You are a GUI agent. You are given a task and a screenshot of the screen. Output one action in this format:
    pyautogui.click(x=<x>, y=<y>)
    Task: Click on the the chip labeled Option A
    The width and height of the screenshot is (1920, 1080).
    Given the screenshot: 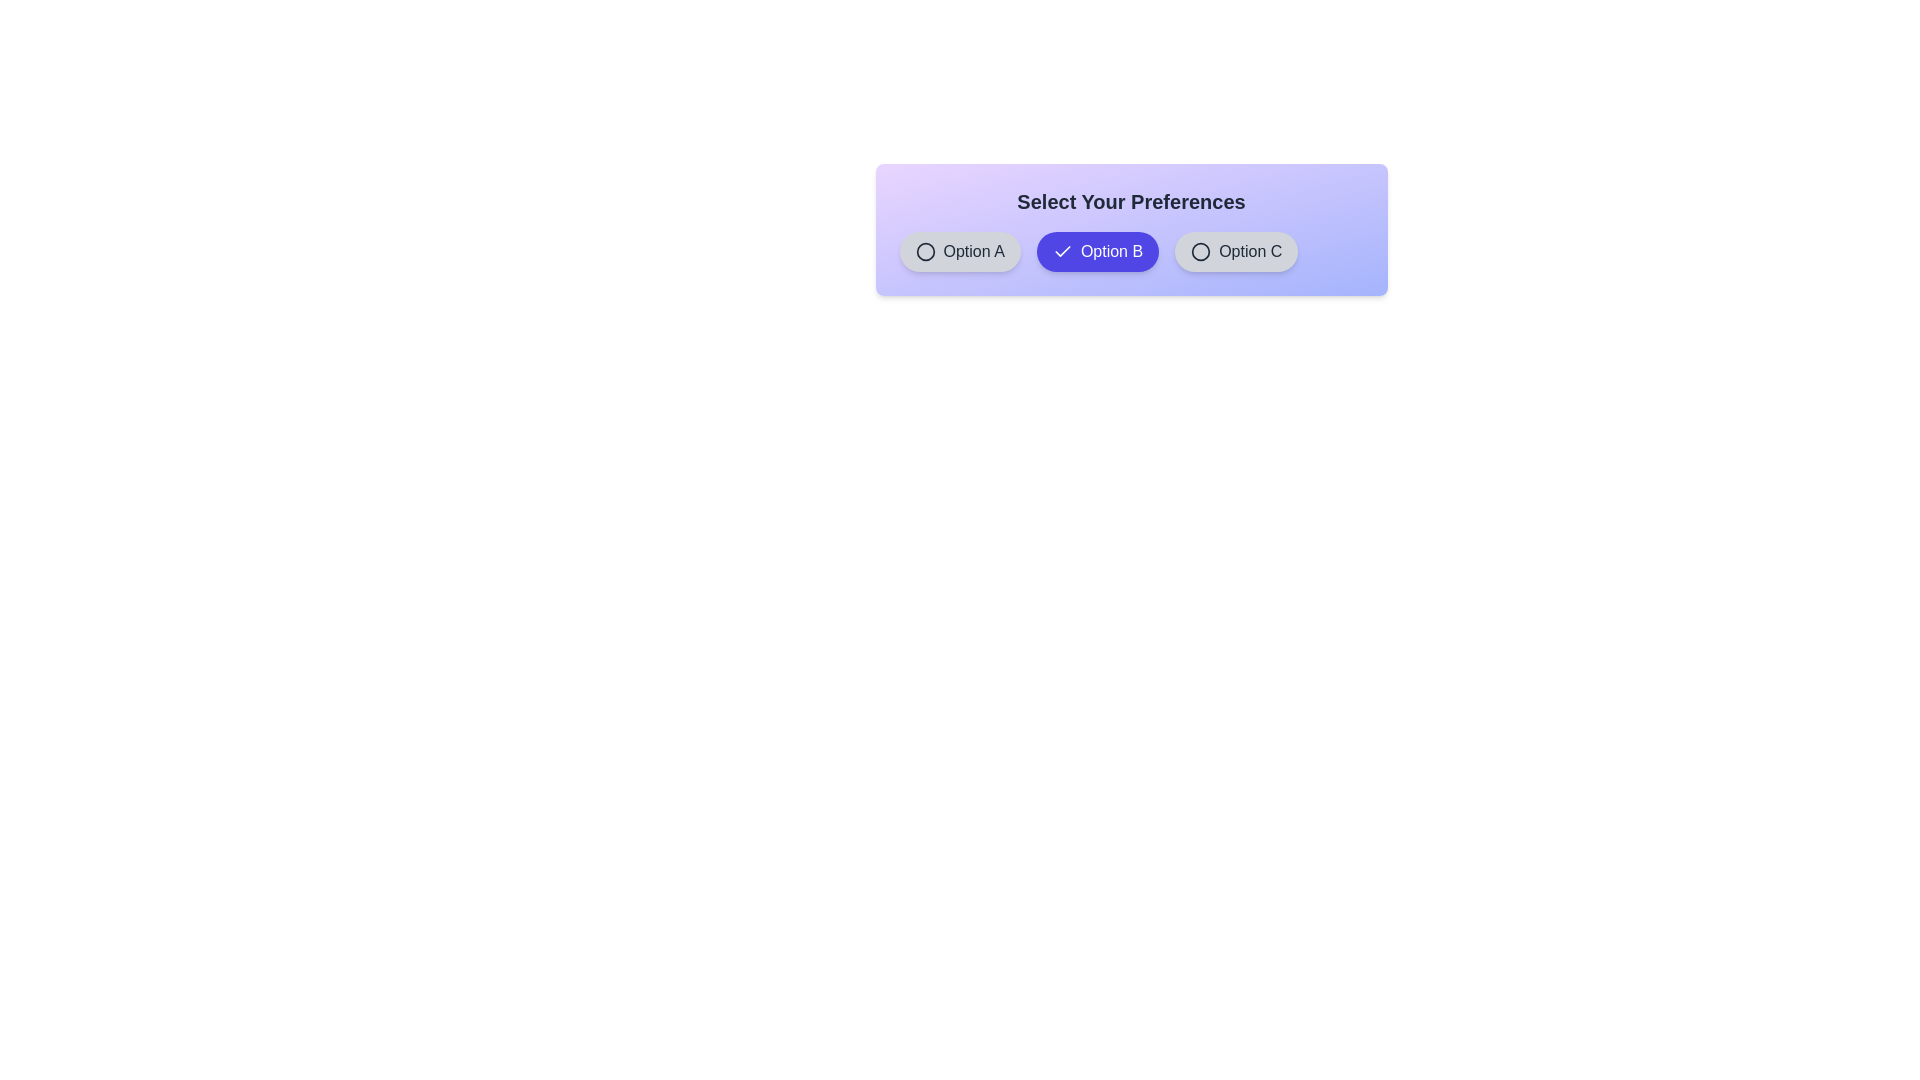 What is the action you would take?
    pyautogui.click(x=960, y=250)
    